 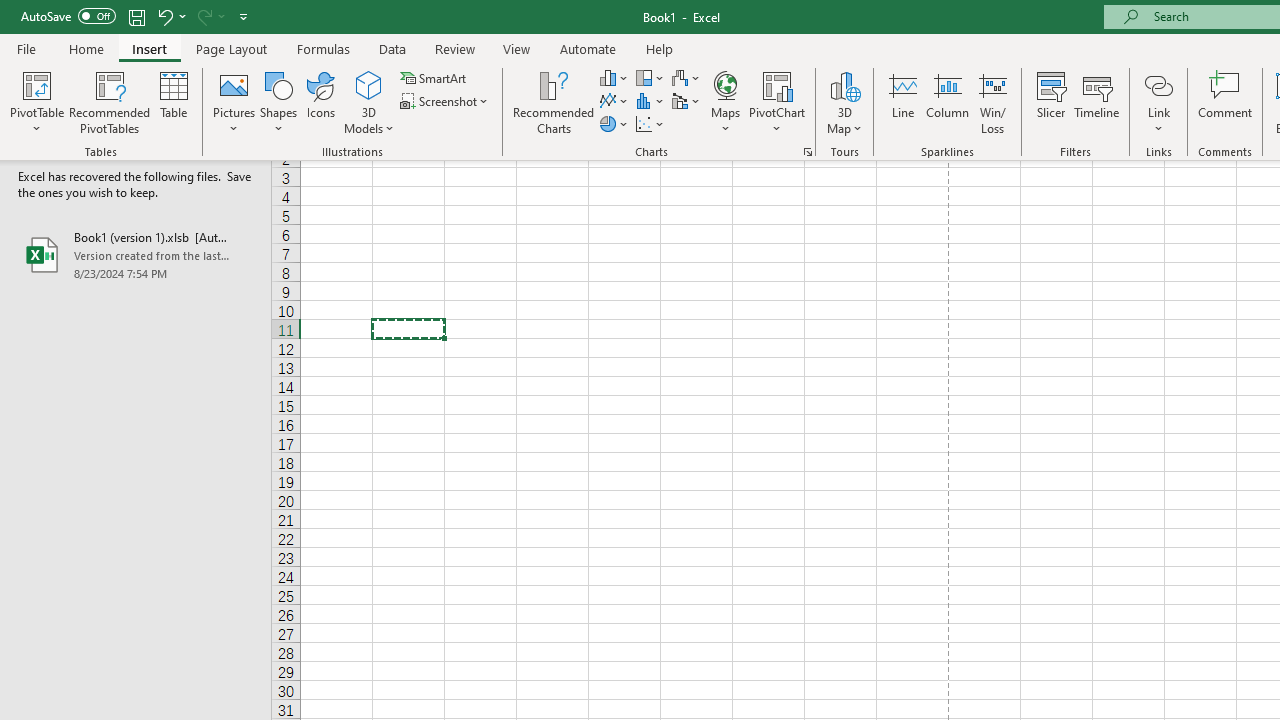 What do you see at coordinates (660, 48) in the screenshot?
I see `'Help'` at bounding box center [660, 48].